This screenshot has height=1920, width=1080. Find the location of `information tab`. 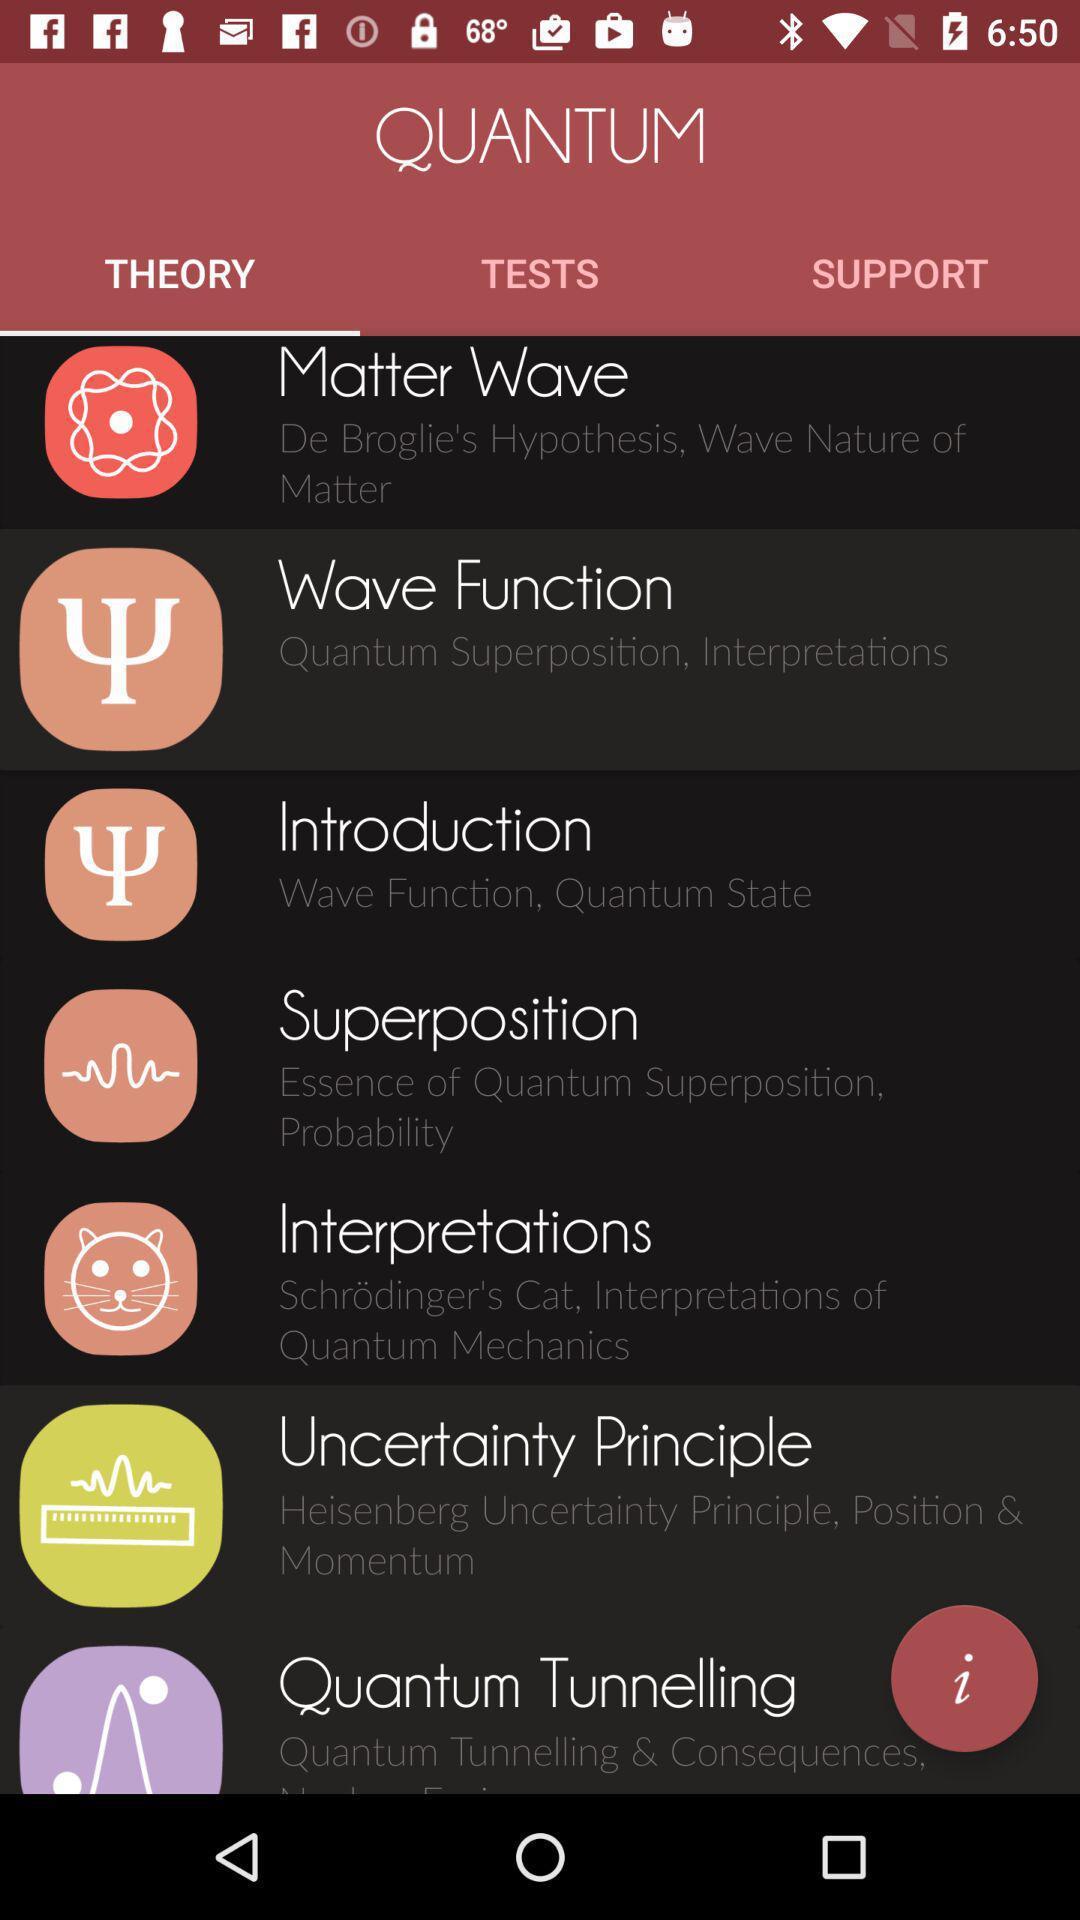

information tab is located at coordinates (963, 1678).